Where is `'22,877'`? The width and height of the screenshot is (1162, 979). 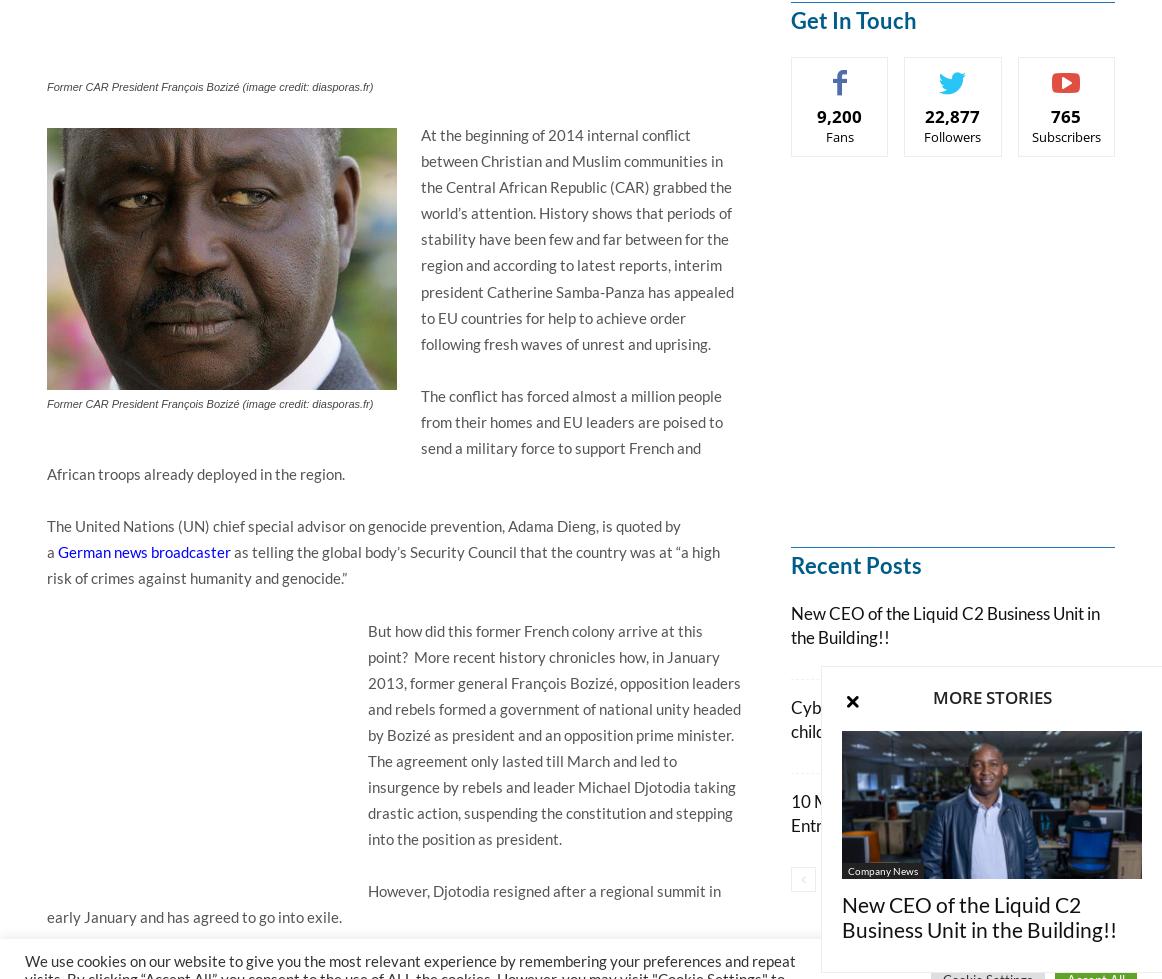 '22,877' is located at coordinates (952, 116).